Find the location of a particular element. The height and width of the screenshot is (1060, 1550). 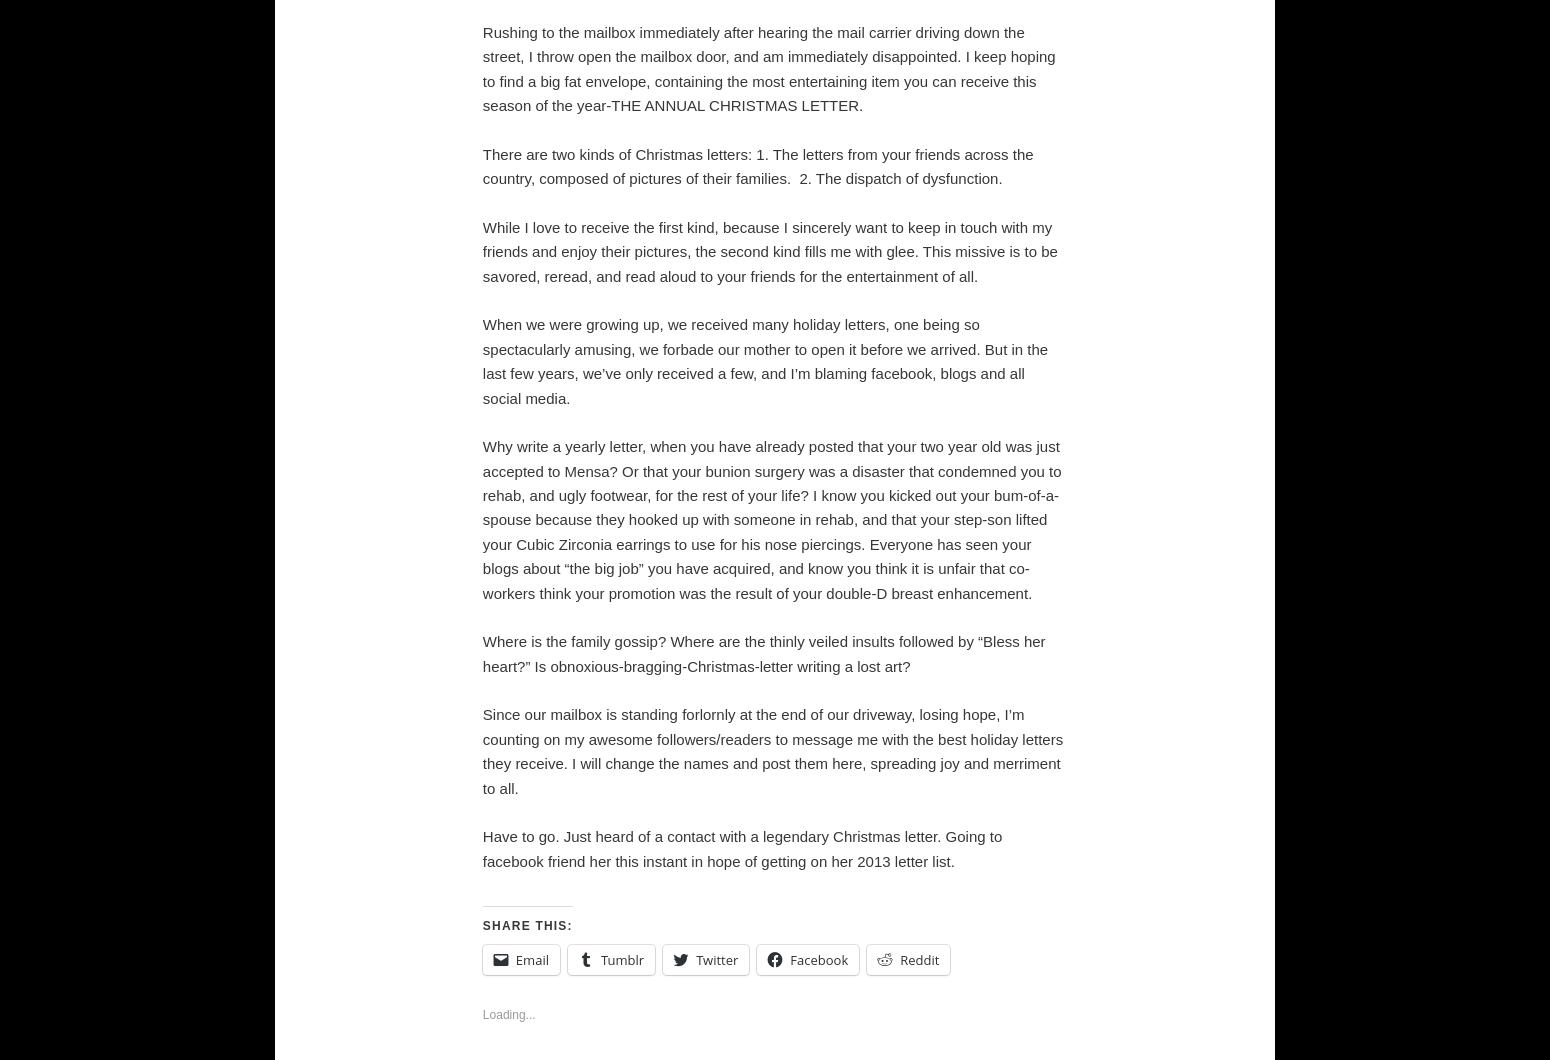

'Rushing to the mailbox immediately after hearing the mail carrier driving down the street, I throw open the mailbox door, and am immediately disappointed. I keep hoping to find a big fat envelope, containing the most entertaining item you can receive this season of the year-THE ANNUAL CHRISTMAS LETTER.' is located at coordinates (481, 68).